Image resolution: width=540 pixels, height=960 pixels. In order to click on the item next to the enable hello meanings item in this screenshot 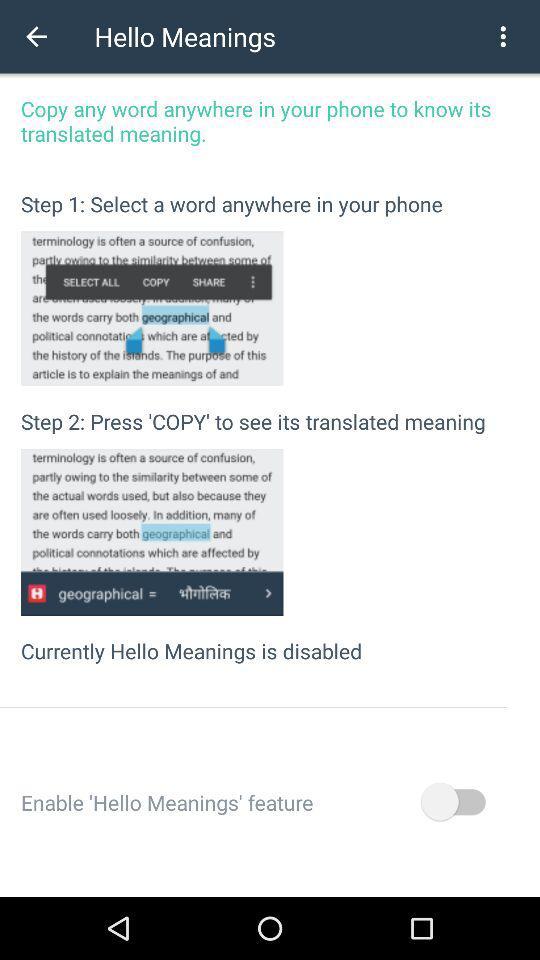, I will do `click(452, 802)`.